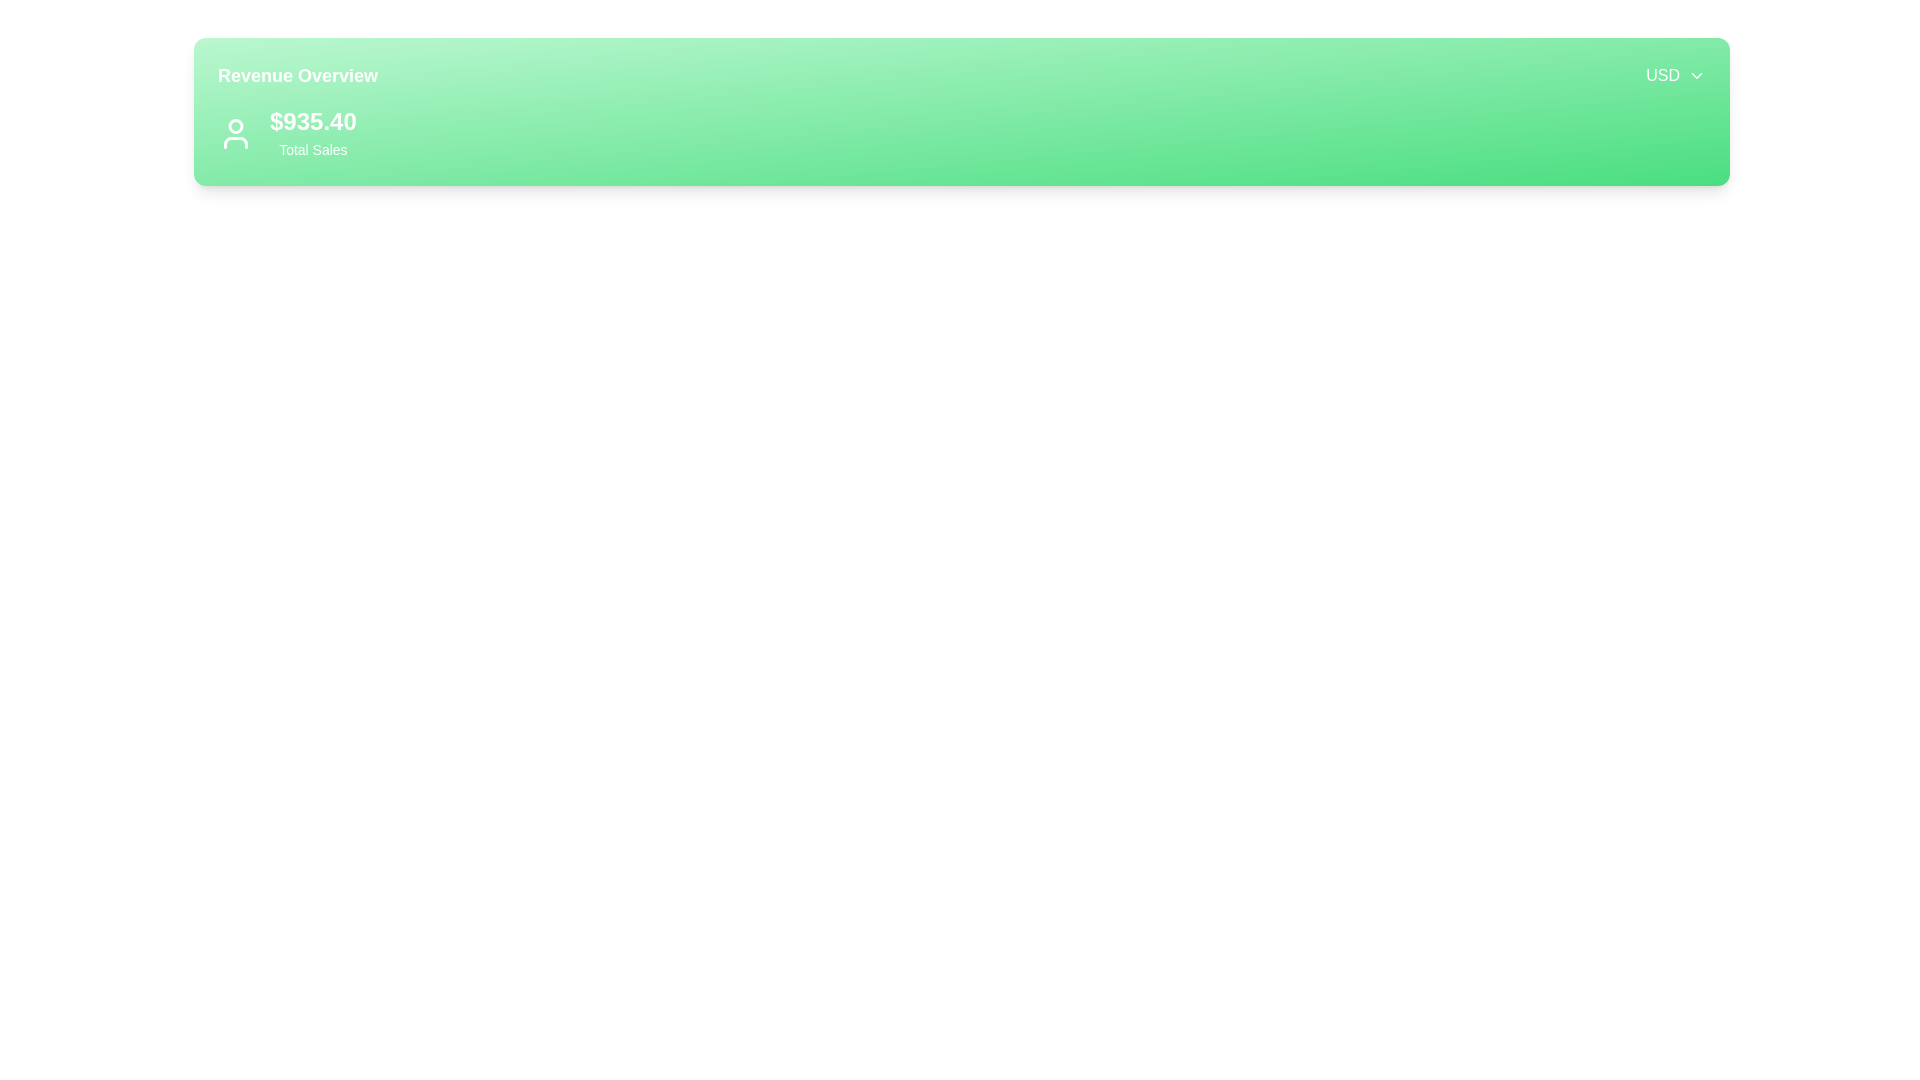 This screenshot has width=1920, height=1080. Describe the element at coordinates (235, 126) in the screenshot. I see `the decorative graphical circle element representing the user profile icon located in the Revenue Overview section, adjacent to the '$935.40 Total Sales' text` at that location.